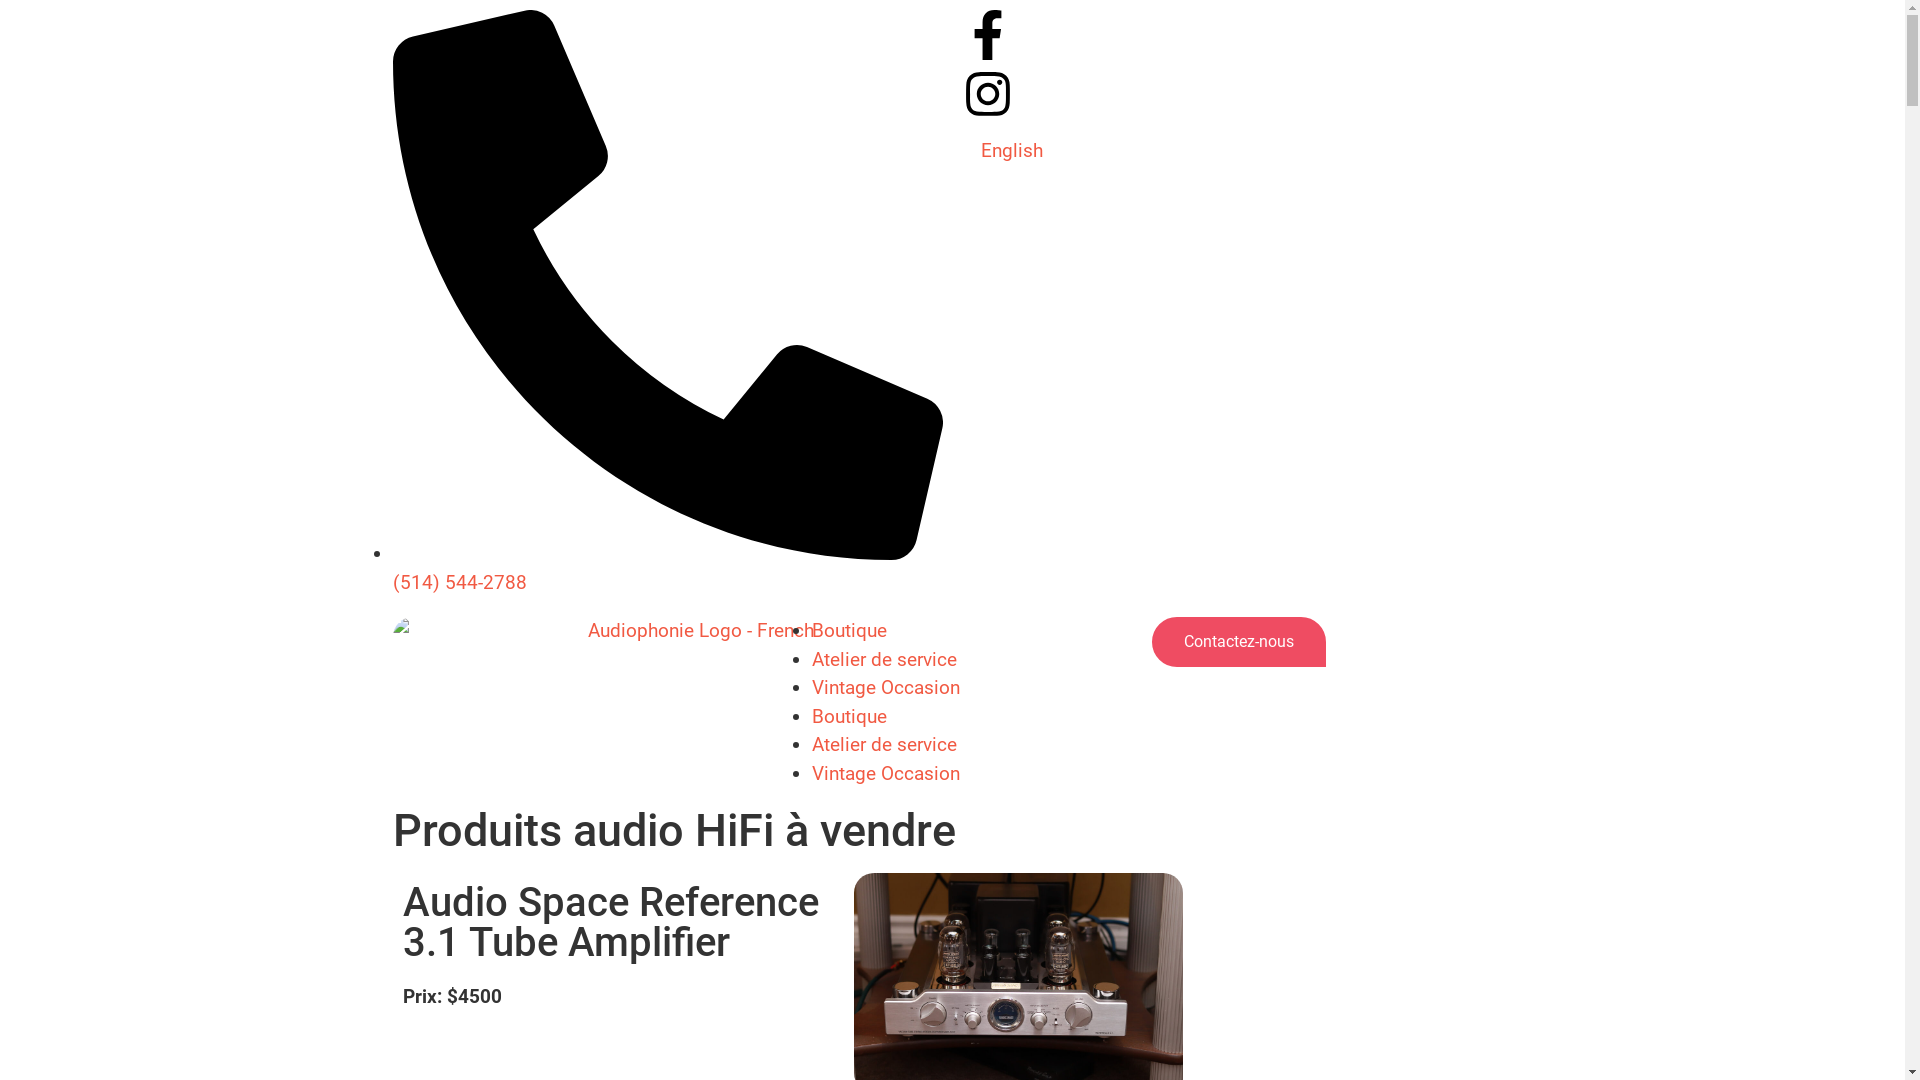  I want to click on 'Boutique', so click(849, 630).